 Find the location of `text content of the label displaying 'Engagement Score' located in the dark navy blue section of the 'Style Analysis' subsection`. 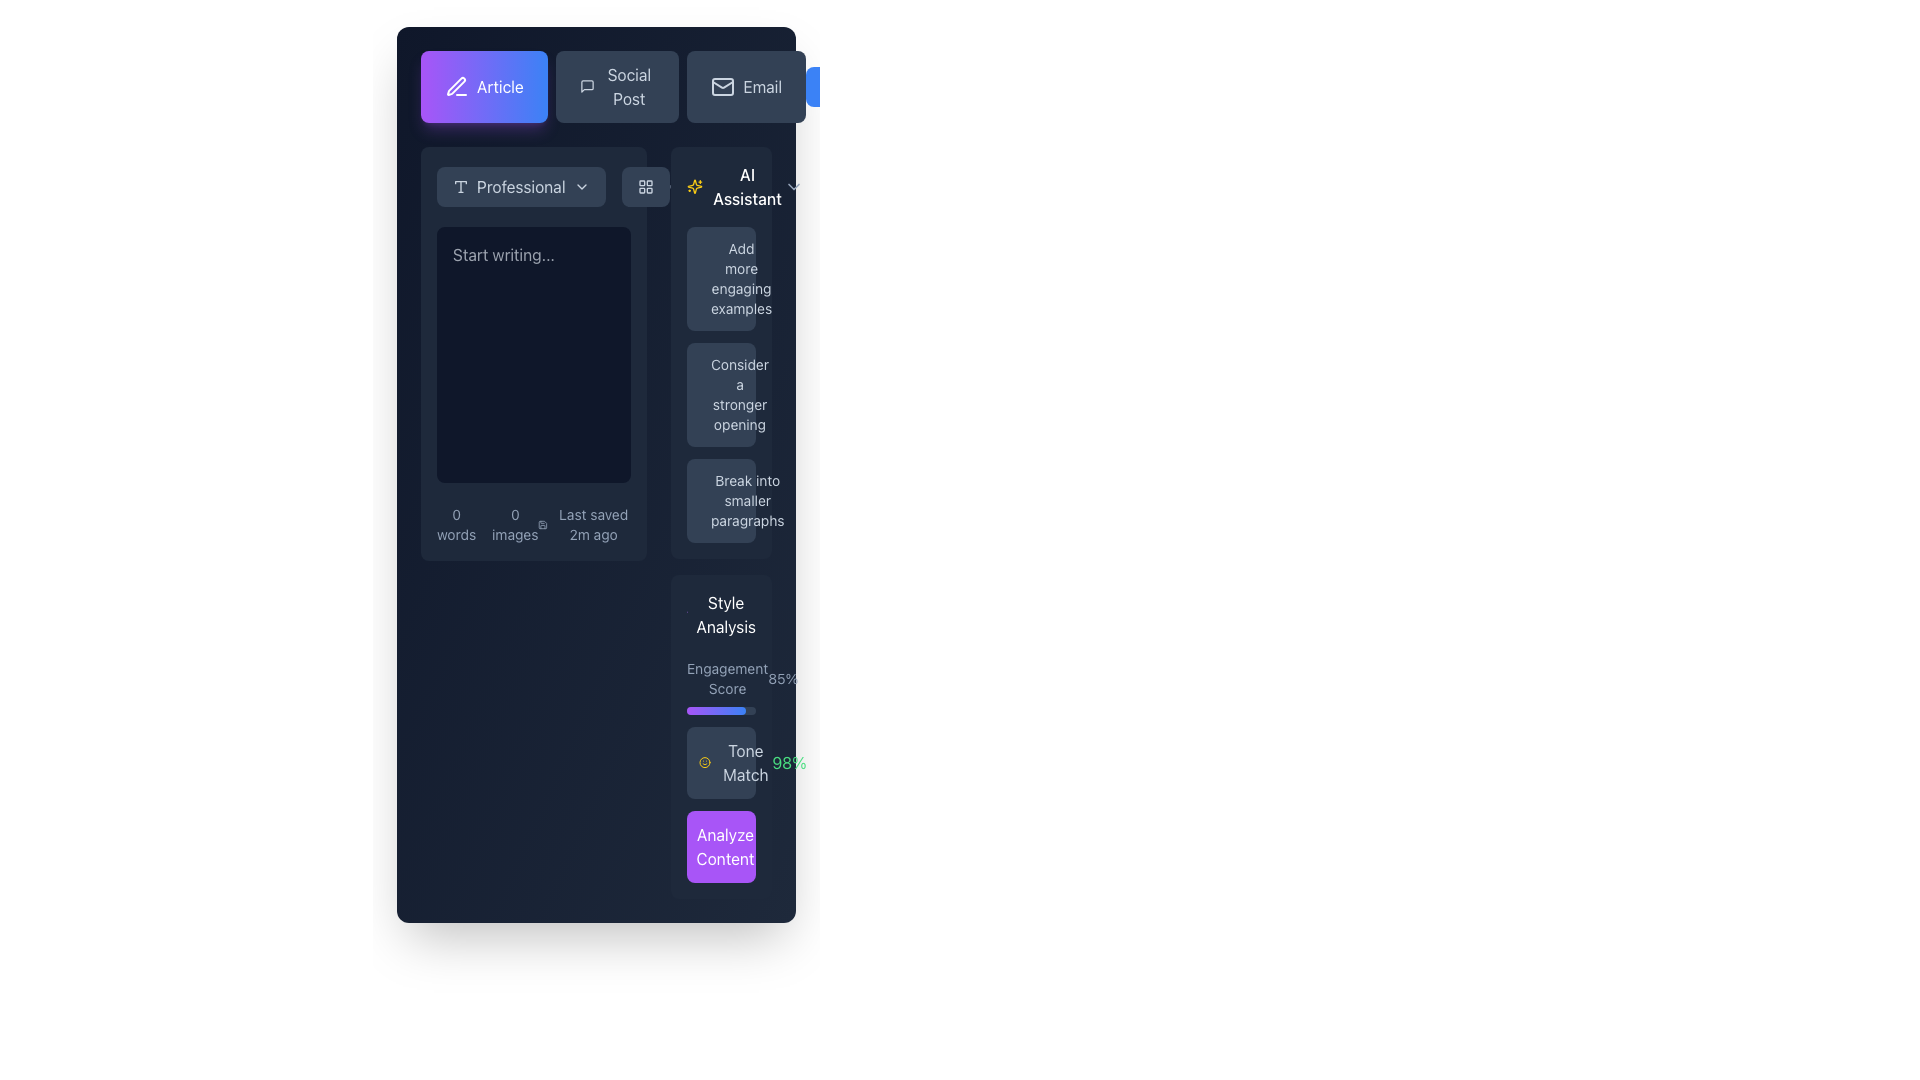

text content of the label displaying 'Engagement Score' located in the dark navy blue section of the 'Style Analysis' subsection is located at coordinates (726, 677).